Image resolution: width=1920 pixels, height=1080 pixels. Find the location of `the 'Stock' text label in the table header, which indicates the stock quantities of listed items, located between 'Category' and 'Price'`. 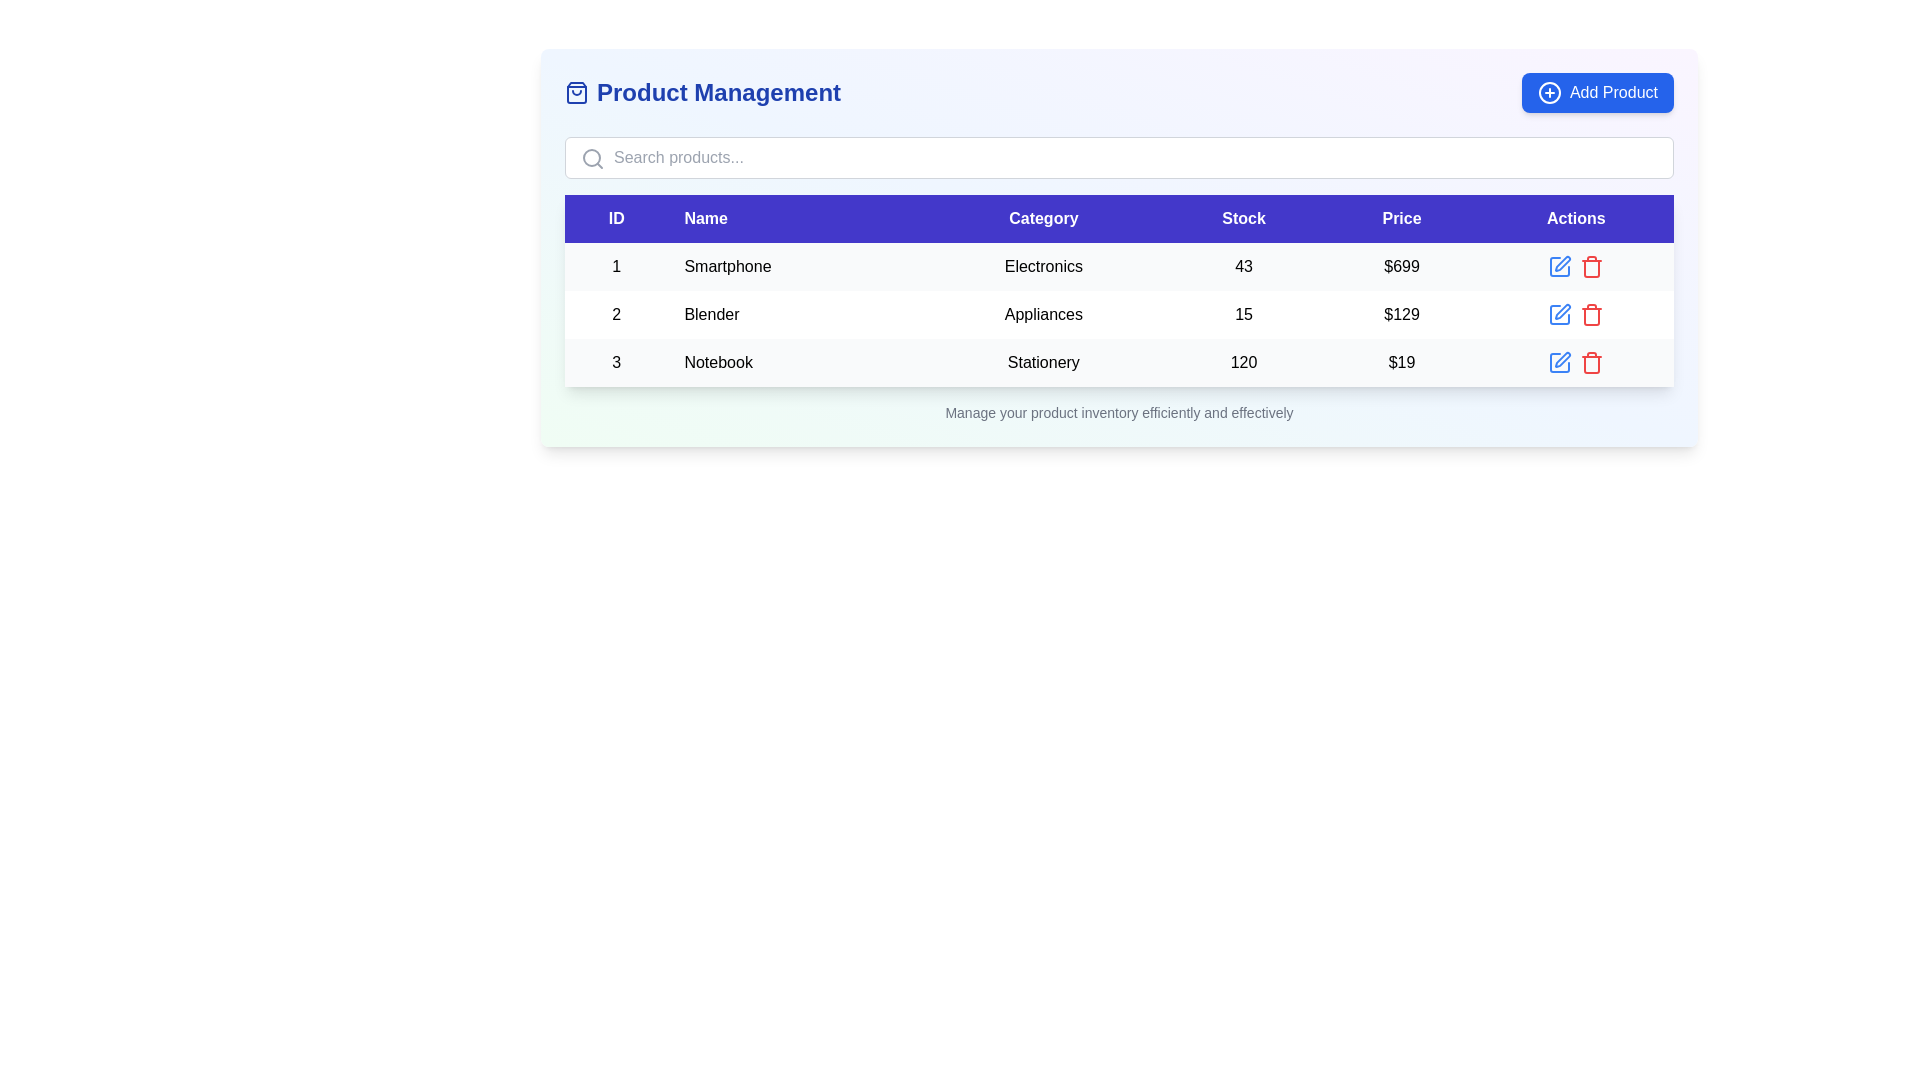

the 'Stock' text label in the table header, which indicates the stock quantities of listed items, located between 'Category' and 'Price' is located at coordinates (1242, 219).